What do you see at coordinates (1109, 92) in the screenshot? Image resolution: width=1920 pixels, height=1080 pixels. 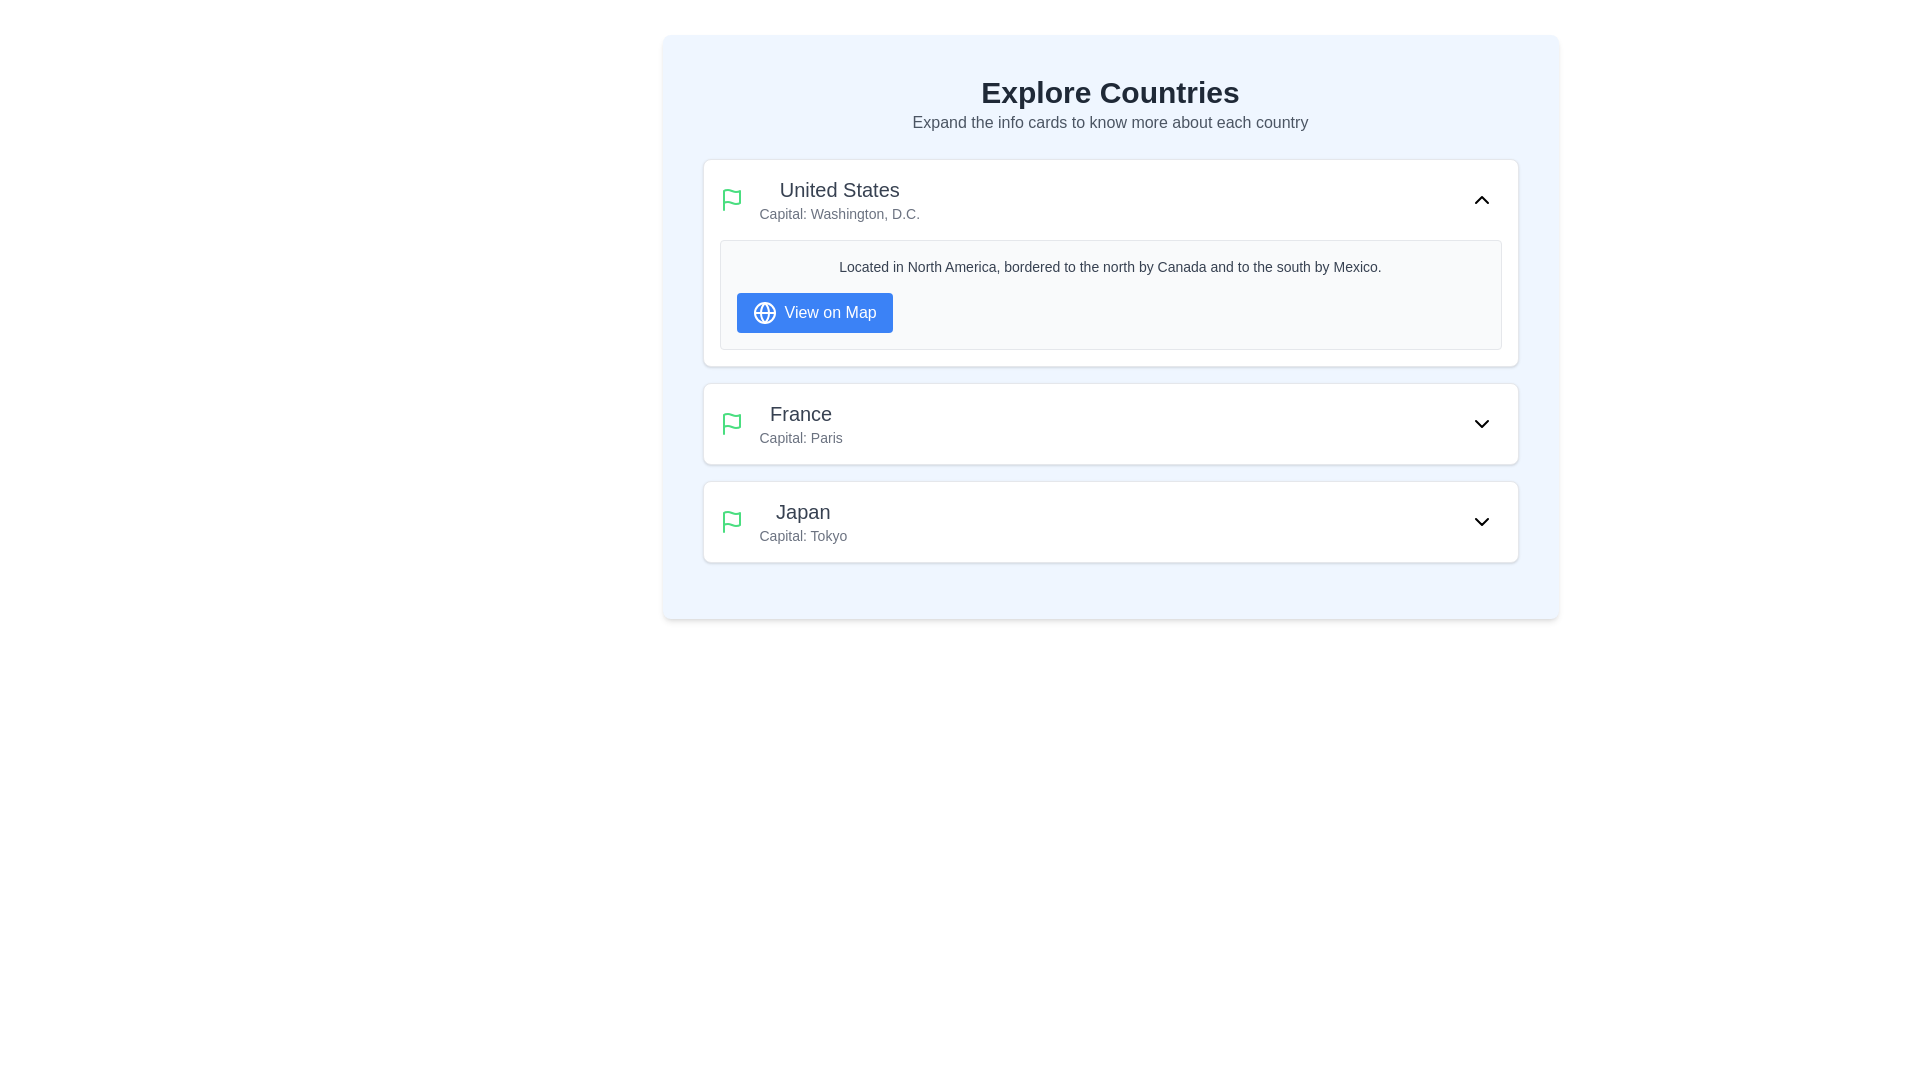 I see `the heading text that displays 'Explore Countries', which is prominently positioned at the top of the interface in a large, bold, dark font` at bounding box center [1109, 92].